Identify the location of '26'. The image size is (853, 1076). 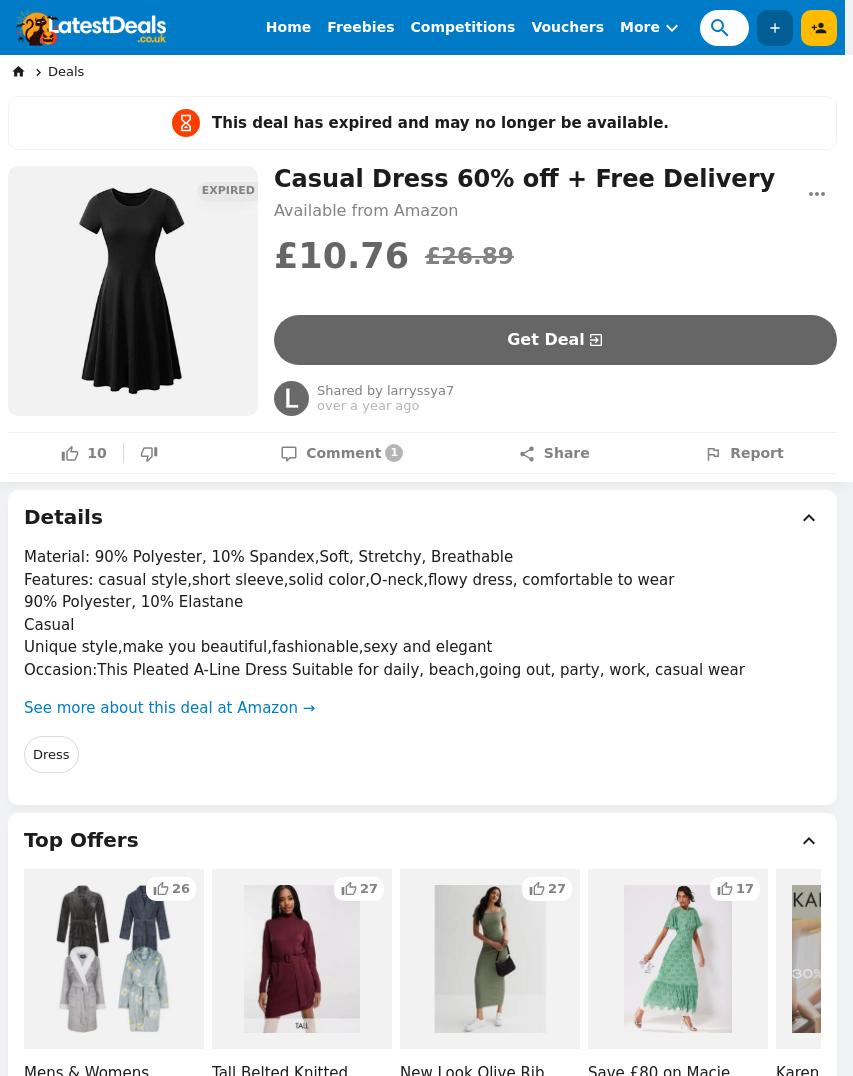
(171, 887).